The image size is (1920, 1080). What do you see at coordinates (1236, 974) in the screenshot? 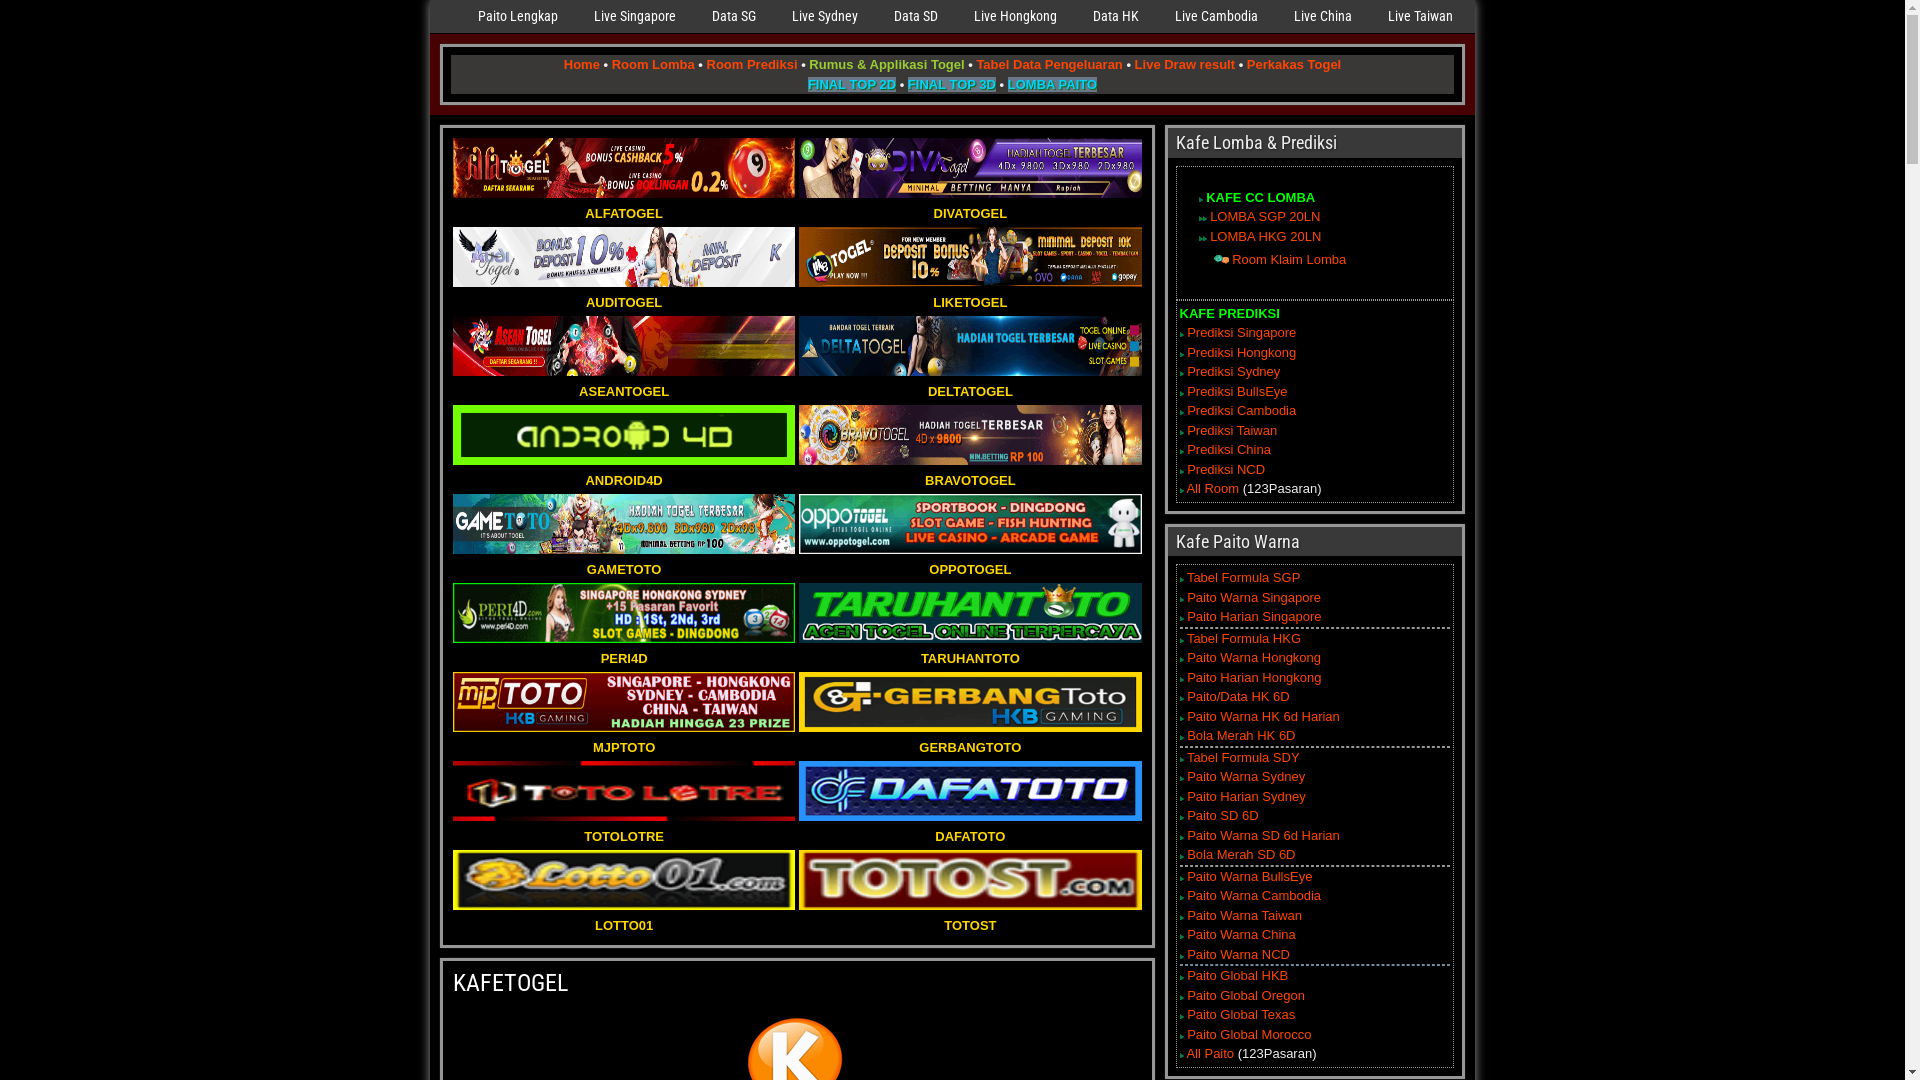
I see `'Paito Global HKB'` at bounding box center [1236, 974].